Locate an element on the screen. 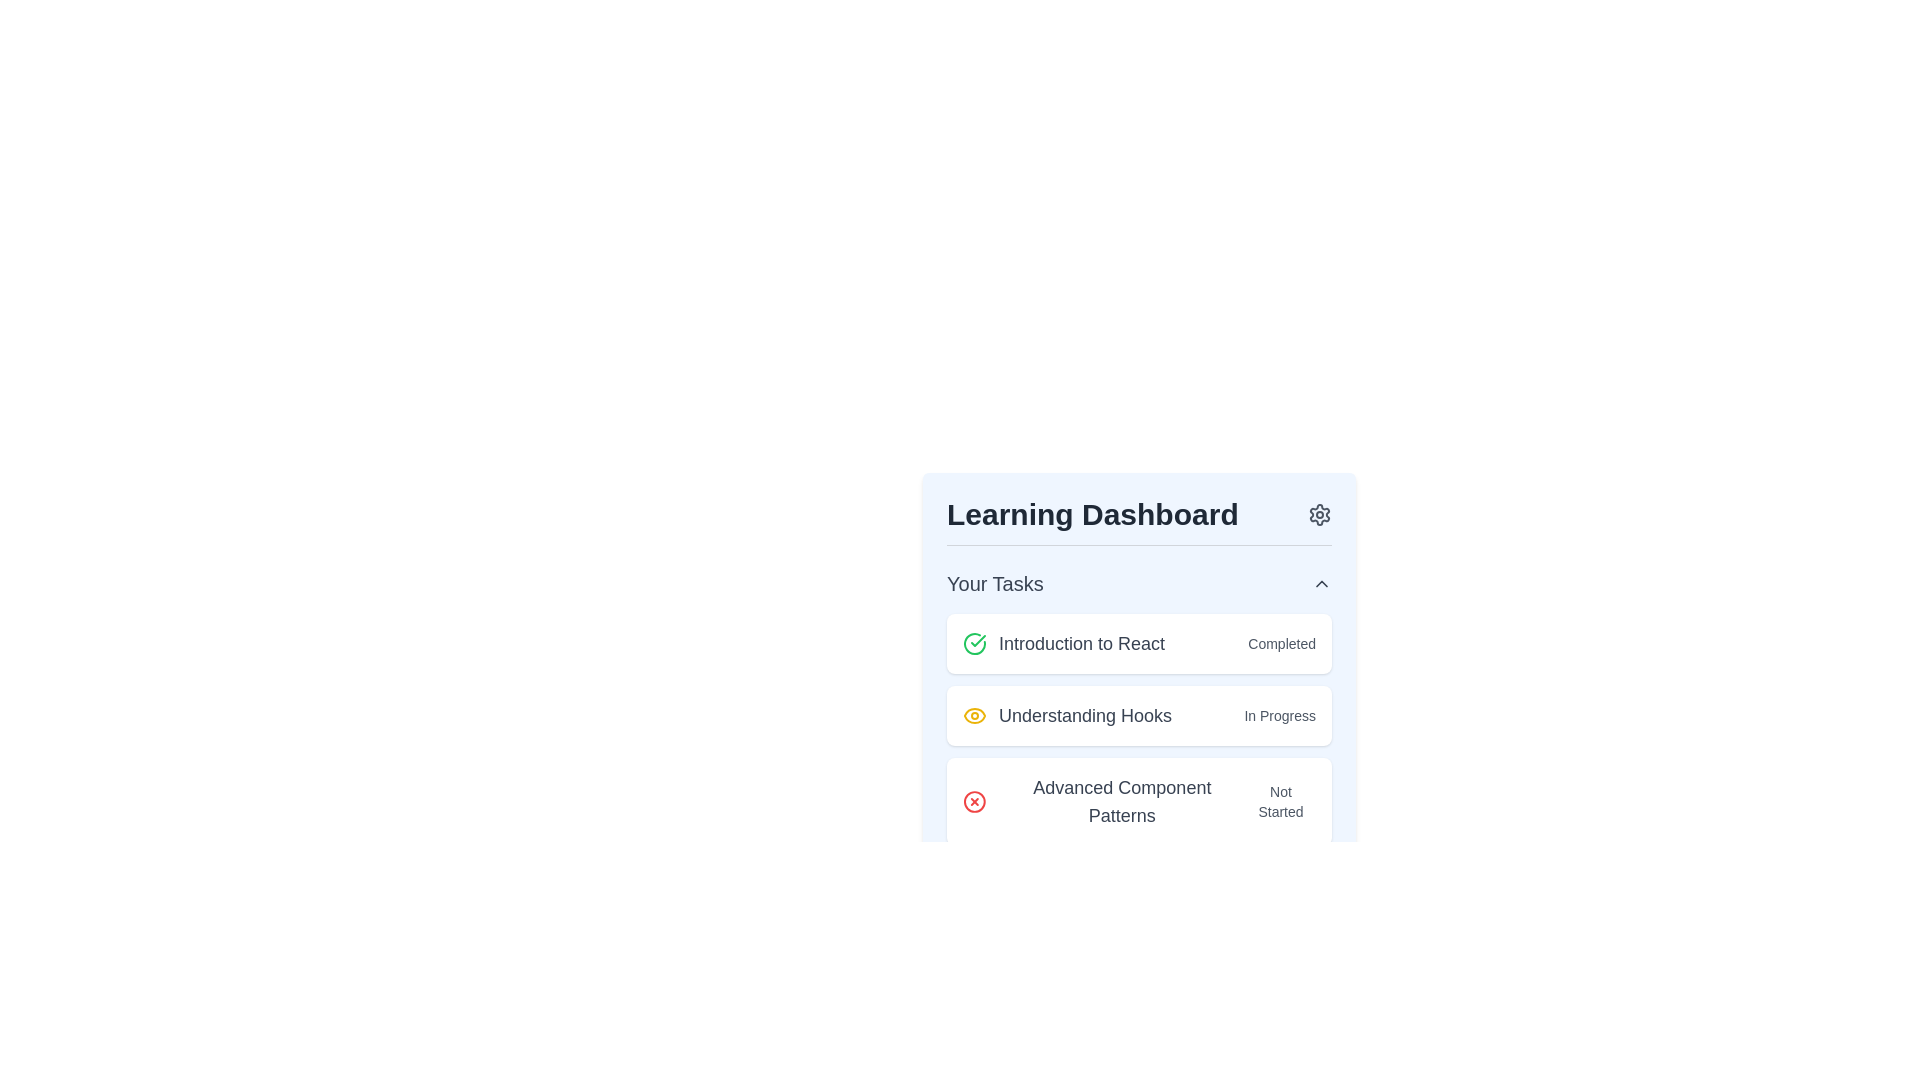  the 'Completed' text label, which is styled in gray with lowercase letters and is located to the right of 'Introduction to React' in the first task row of the 'Your Tasks' list is located at coordinates (1282, 644).